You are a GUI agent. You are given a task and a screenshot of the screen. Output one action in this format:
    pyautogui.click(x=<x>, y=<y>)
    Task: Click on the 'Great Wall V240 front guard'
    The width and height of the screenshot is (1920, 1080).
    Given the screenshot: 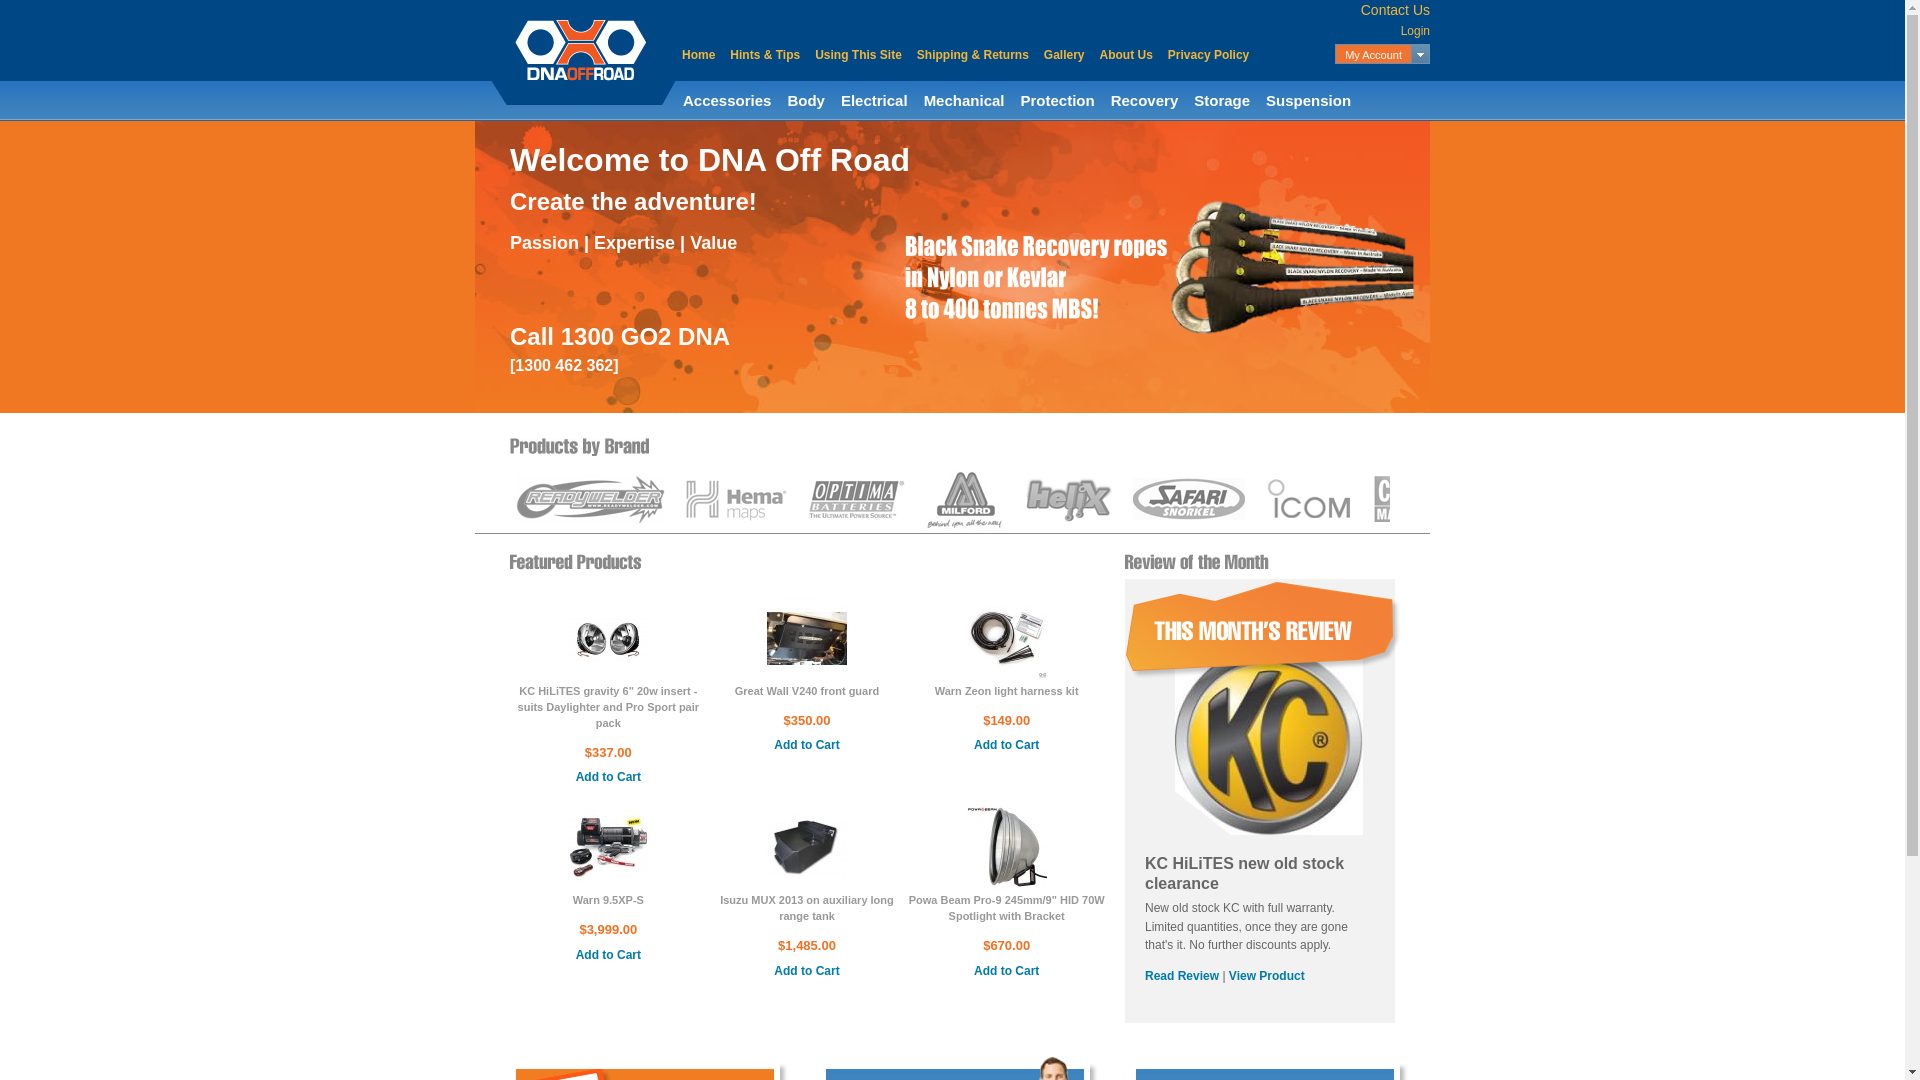 What is the action you would take?
    pyautogui.click(x=806, y=605)
    